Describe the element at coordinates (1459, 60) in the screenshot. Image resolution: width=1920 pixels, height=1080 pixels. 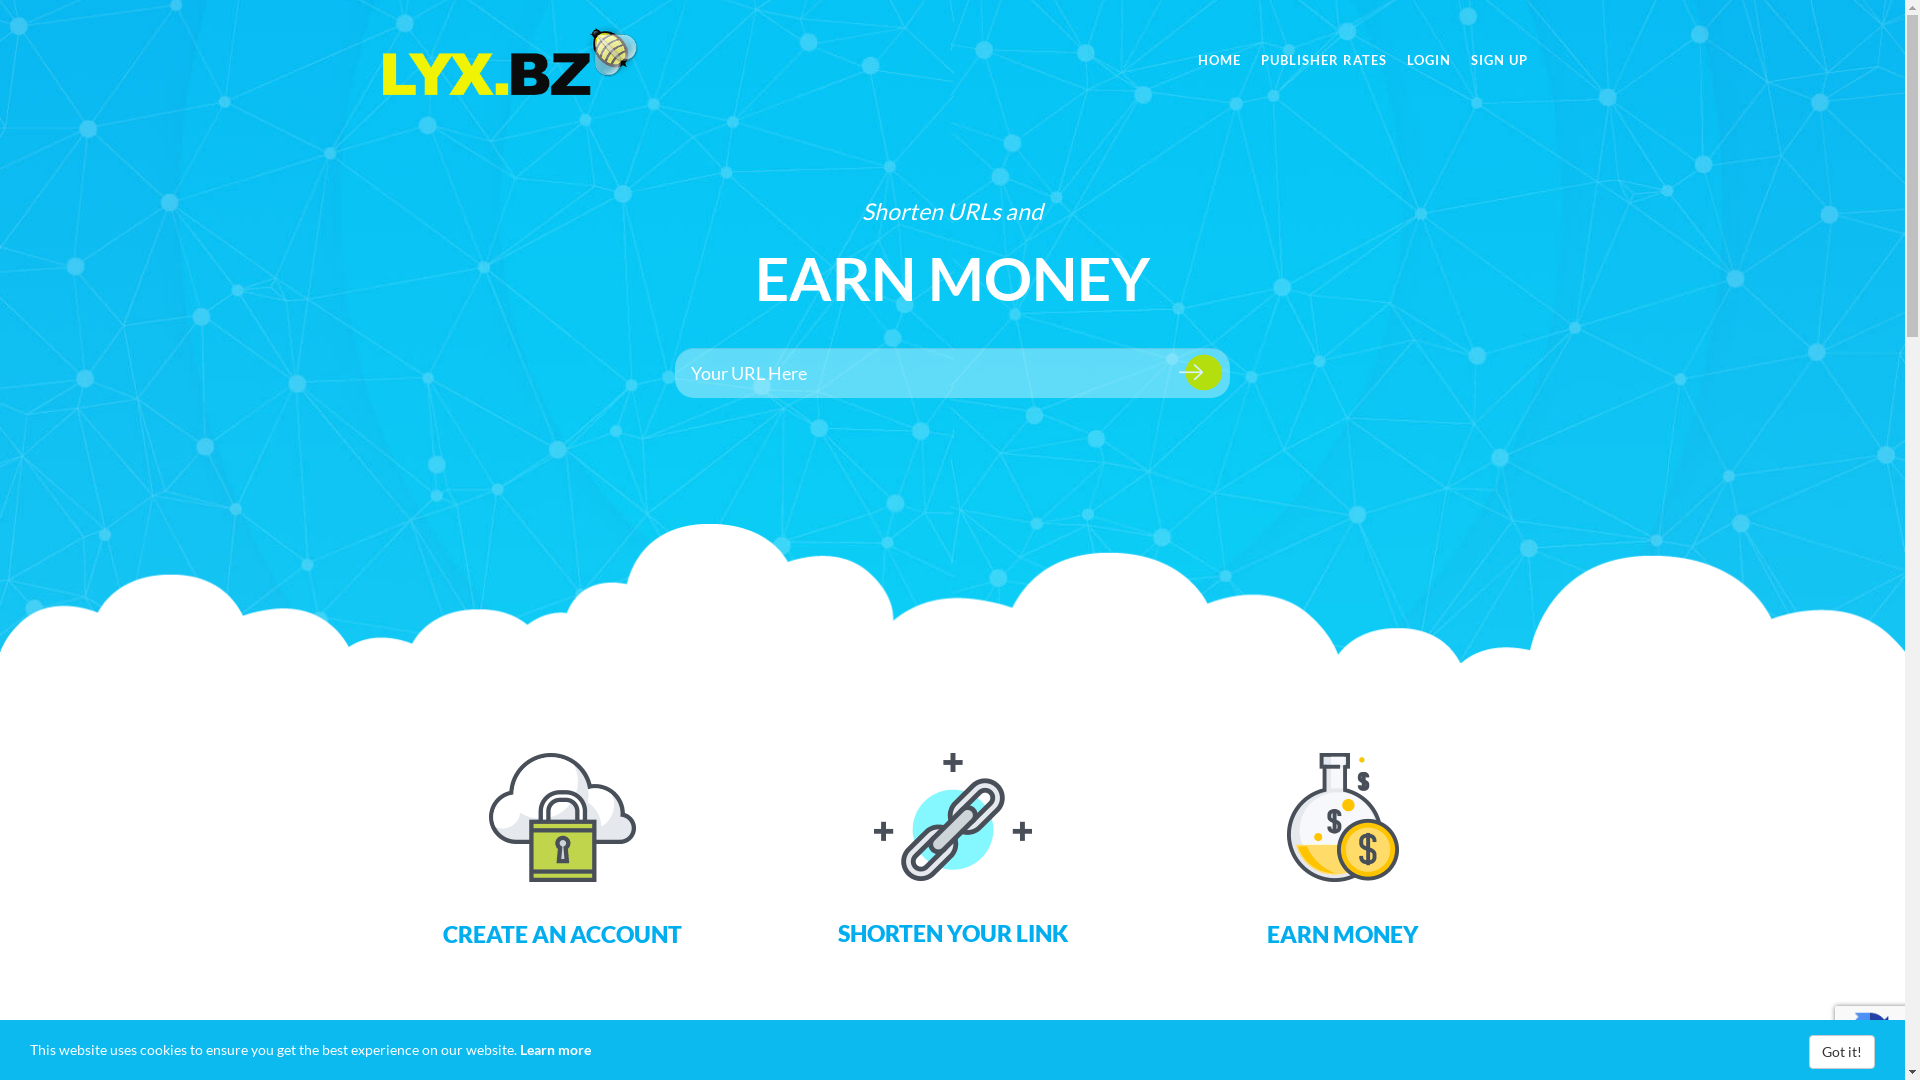
I see `'SIGN UP'` at that location.